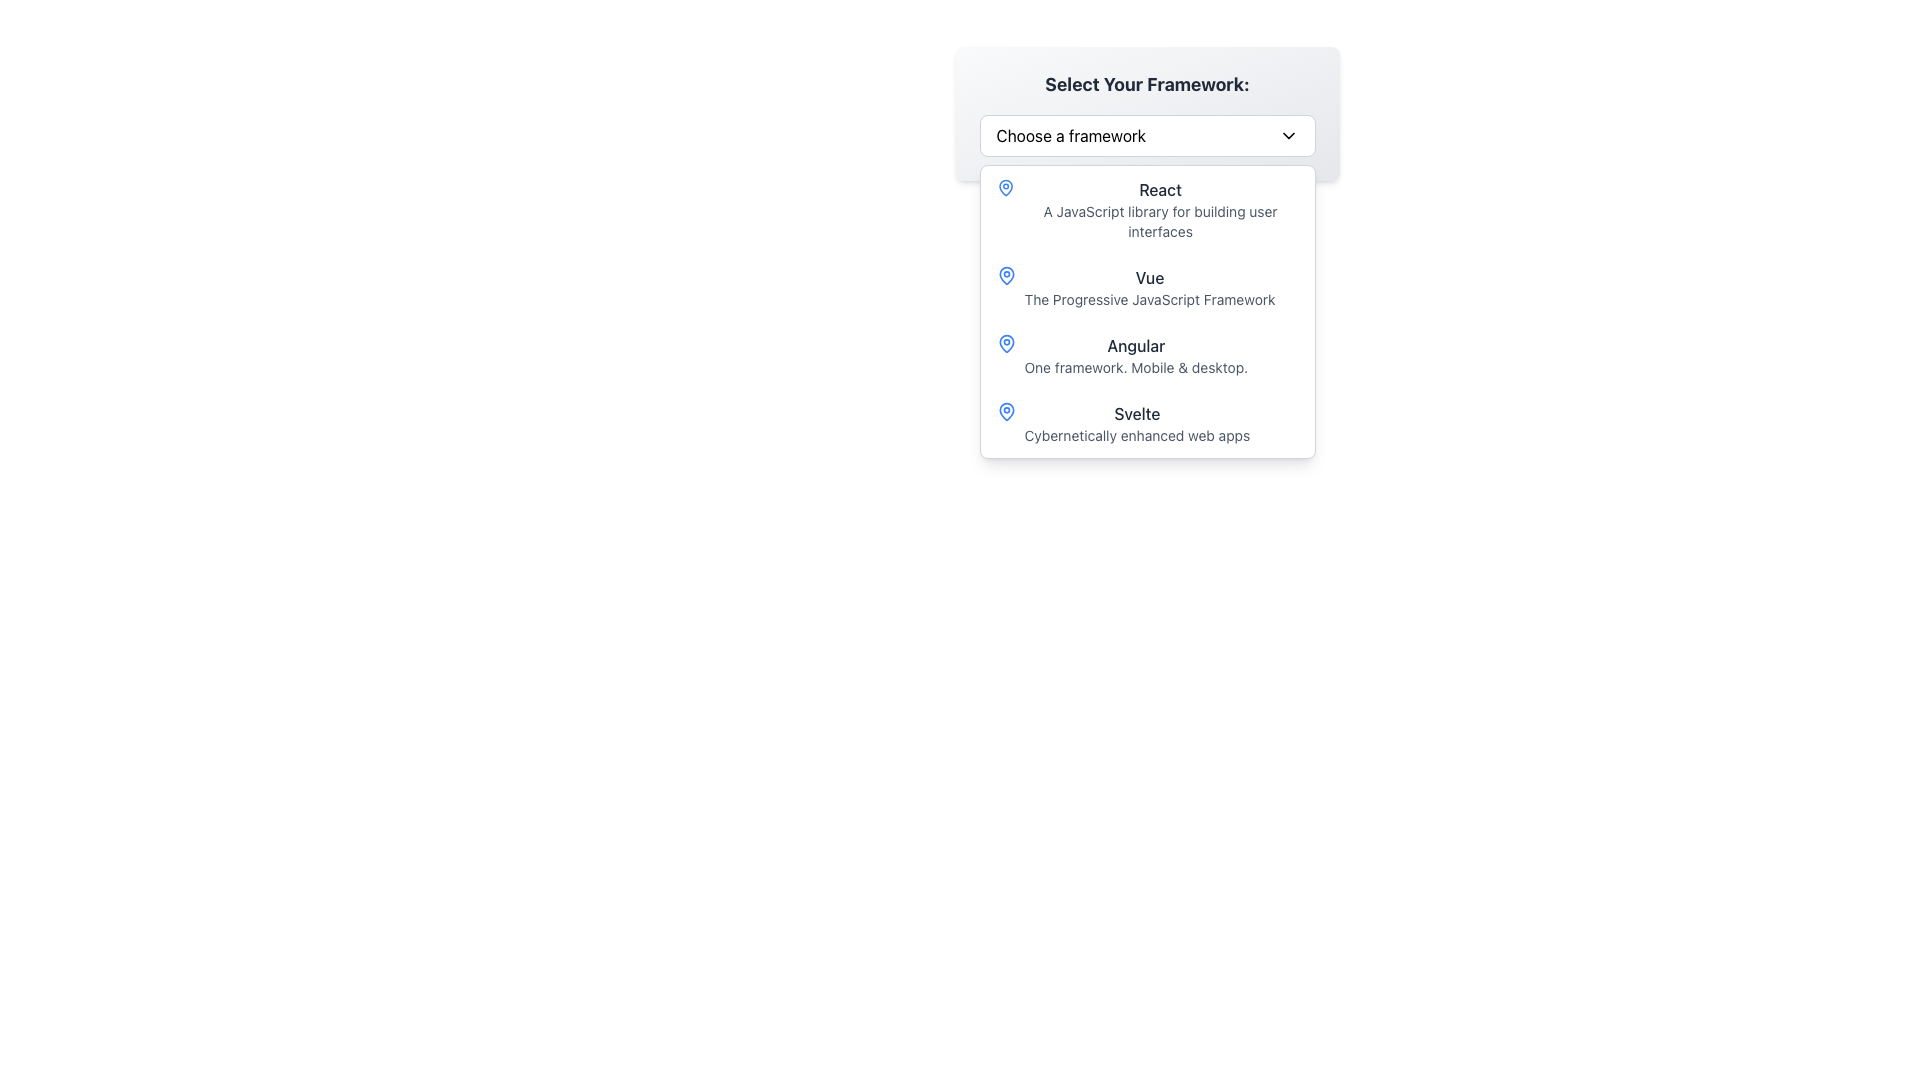  Describe the element at coordinates (1005, 188) in the screenshot. I see `the menu item associated with the location indicator icon preceding the text 'React' in the dropdown menu` at that location.